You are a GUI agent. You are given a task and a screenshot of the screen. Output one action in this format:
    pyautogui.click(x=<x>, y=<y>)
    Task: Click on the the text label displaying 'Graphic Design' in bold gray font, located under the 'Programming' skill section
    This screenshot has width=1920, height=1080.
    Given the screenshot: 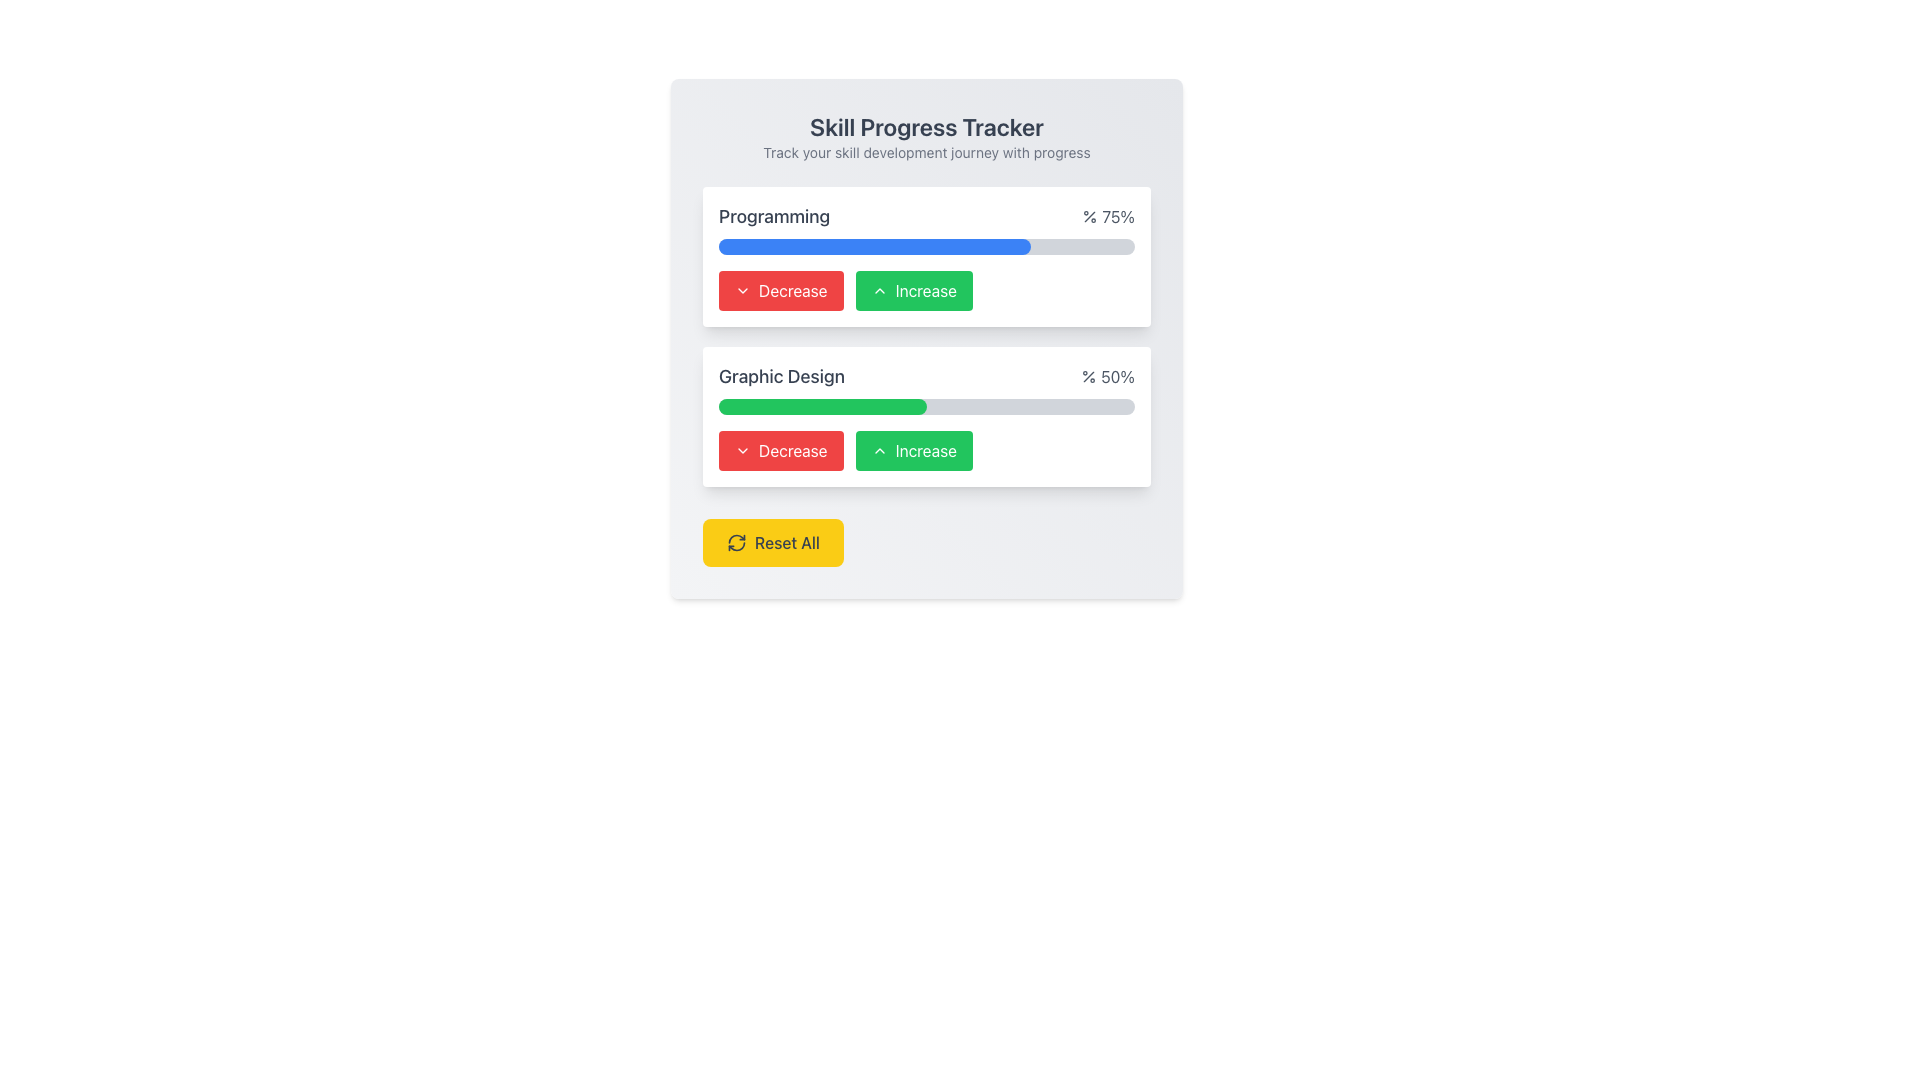 What is the action you would take?
    pyautogui.click(x=781, y=377)
    